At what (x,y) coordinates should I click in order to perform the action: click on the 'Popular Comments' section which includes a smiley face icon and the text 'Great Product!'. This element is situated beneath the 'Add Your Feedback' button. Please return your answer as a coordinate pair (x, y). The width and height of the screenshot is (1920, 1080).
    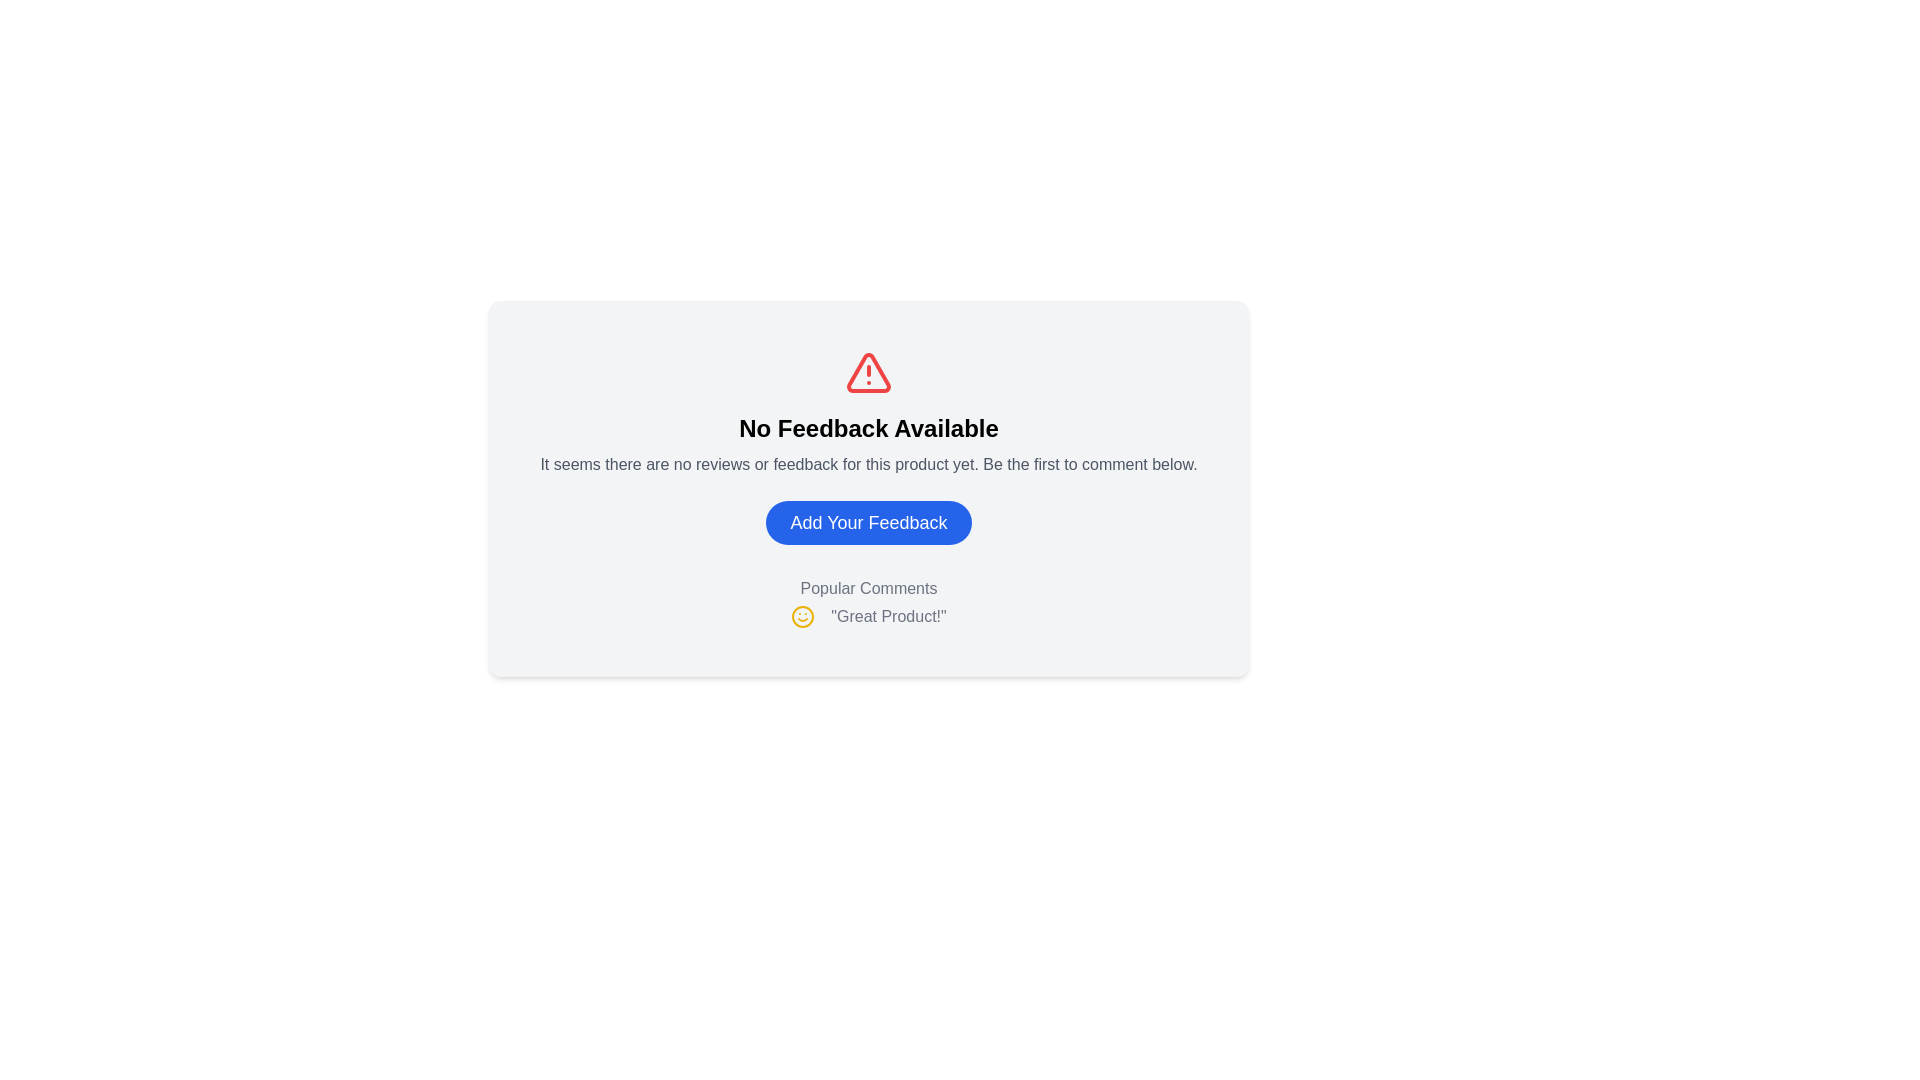
    Looking at the image, I should click on (868, 601).